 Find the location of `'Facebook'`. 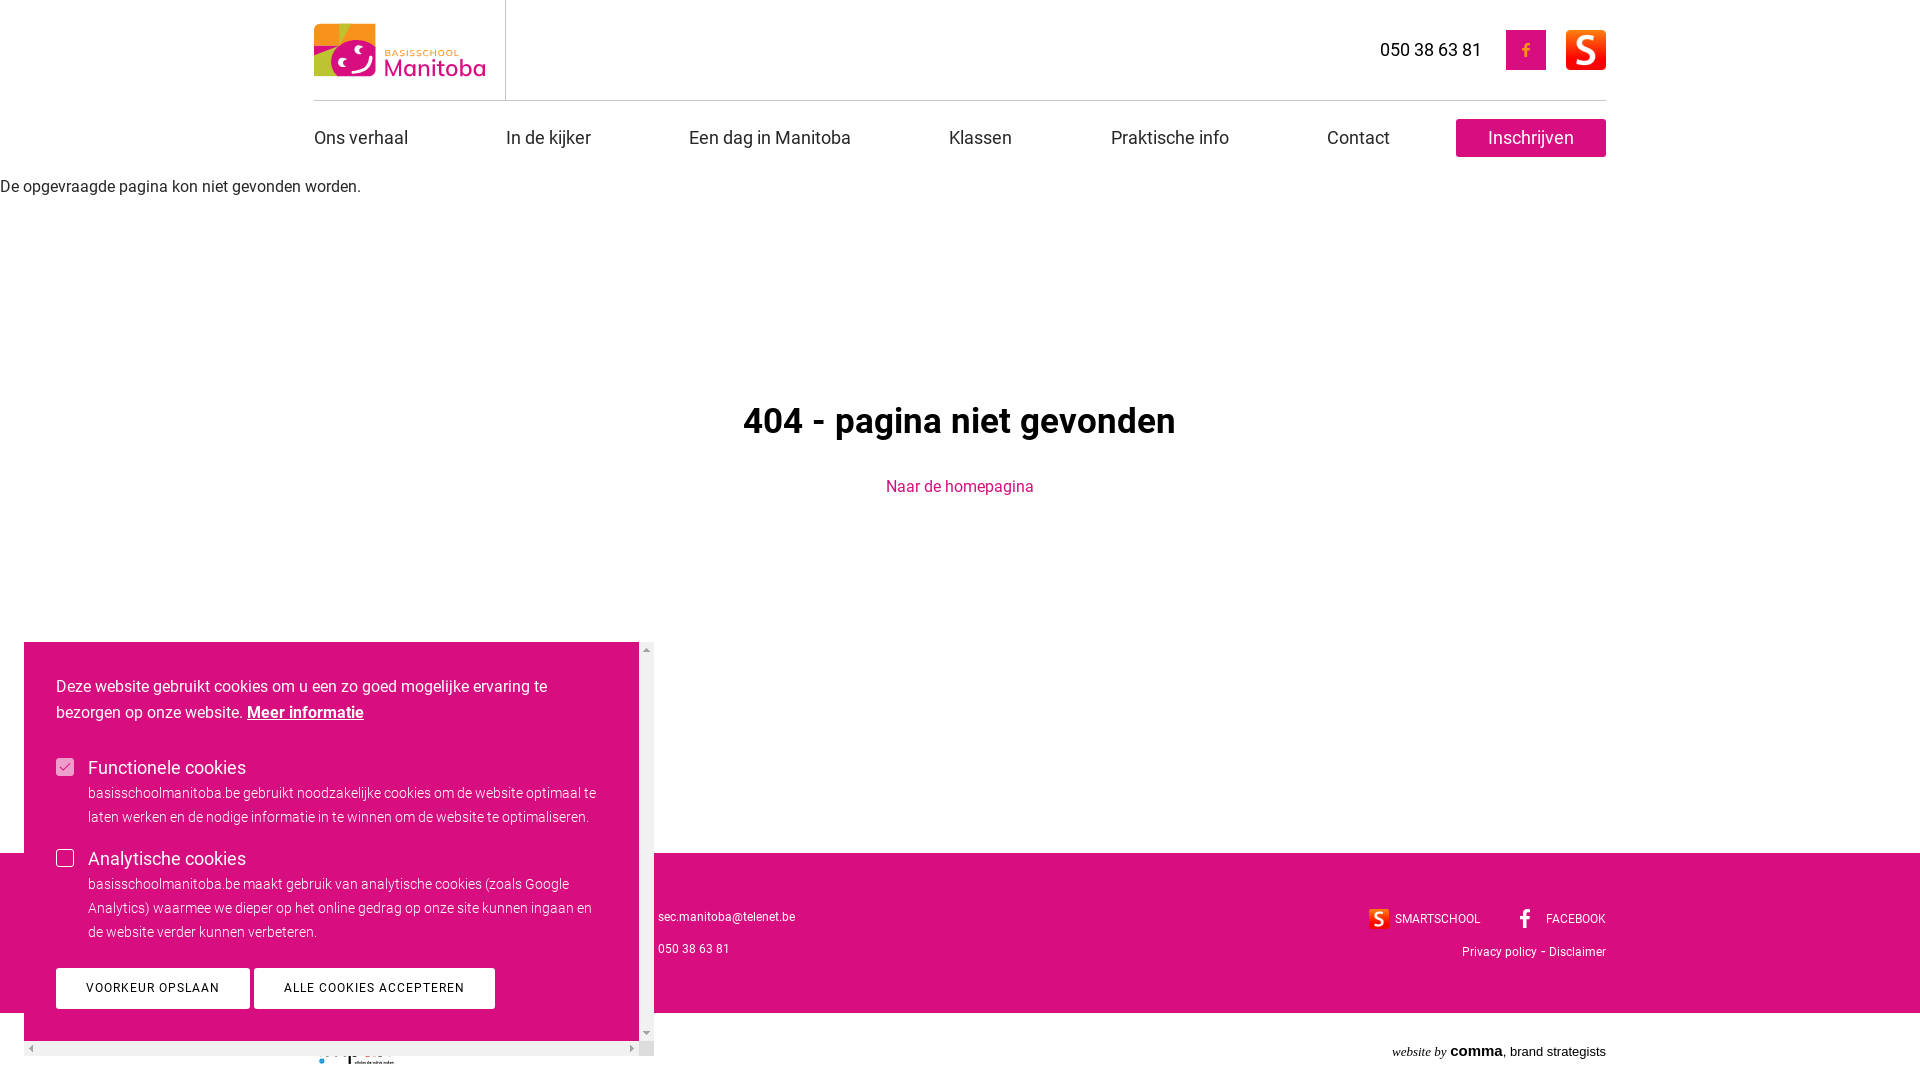

'Facebook' is located at coordinates (1524, 918).